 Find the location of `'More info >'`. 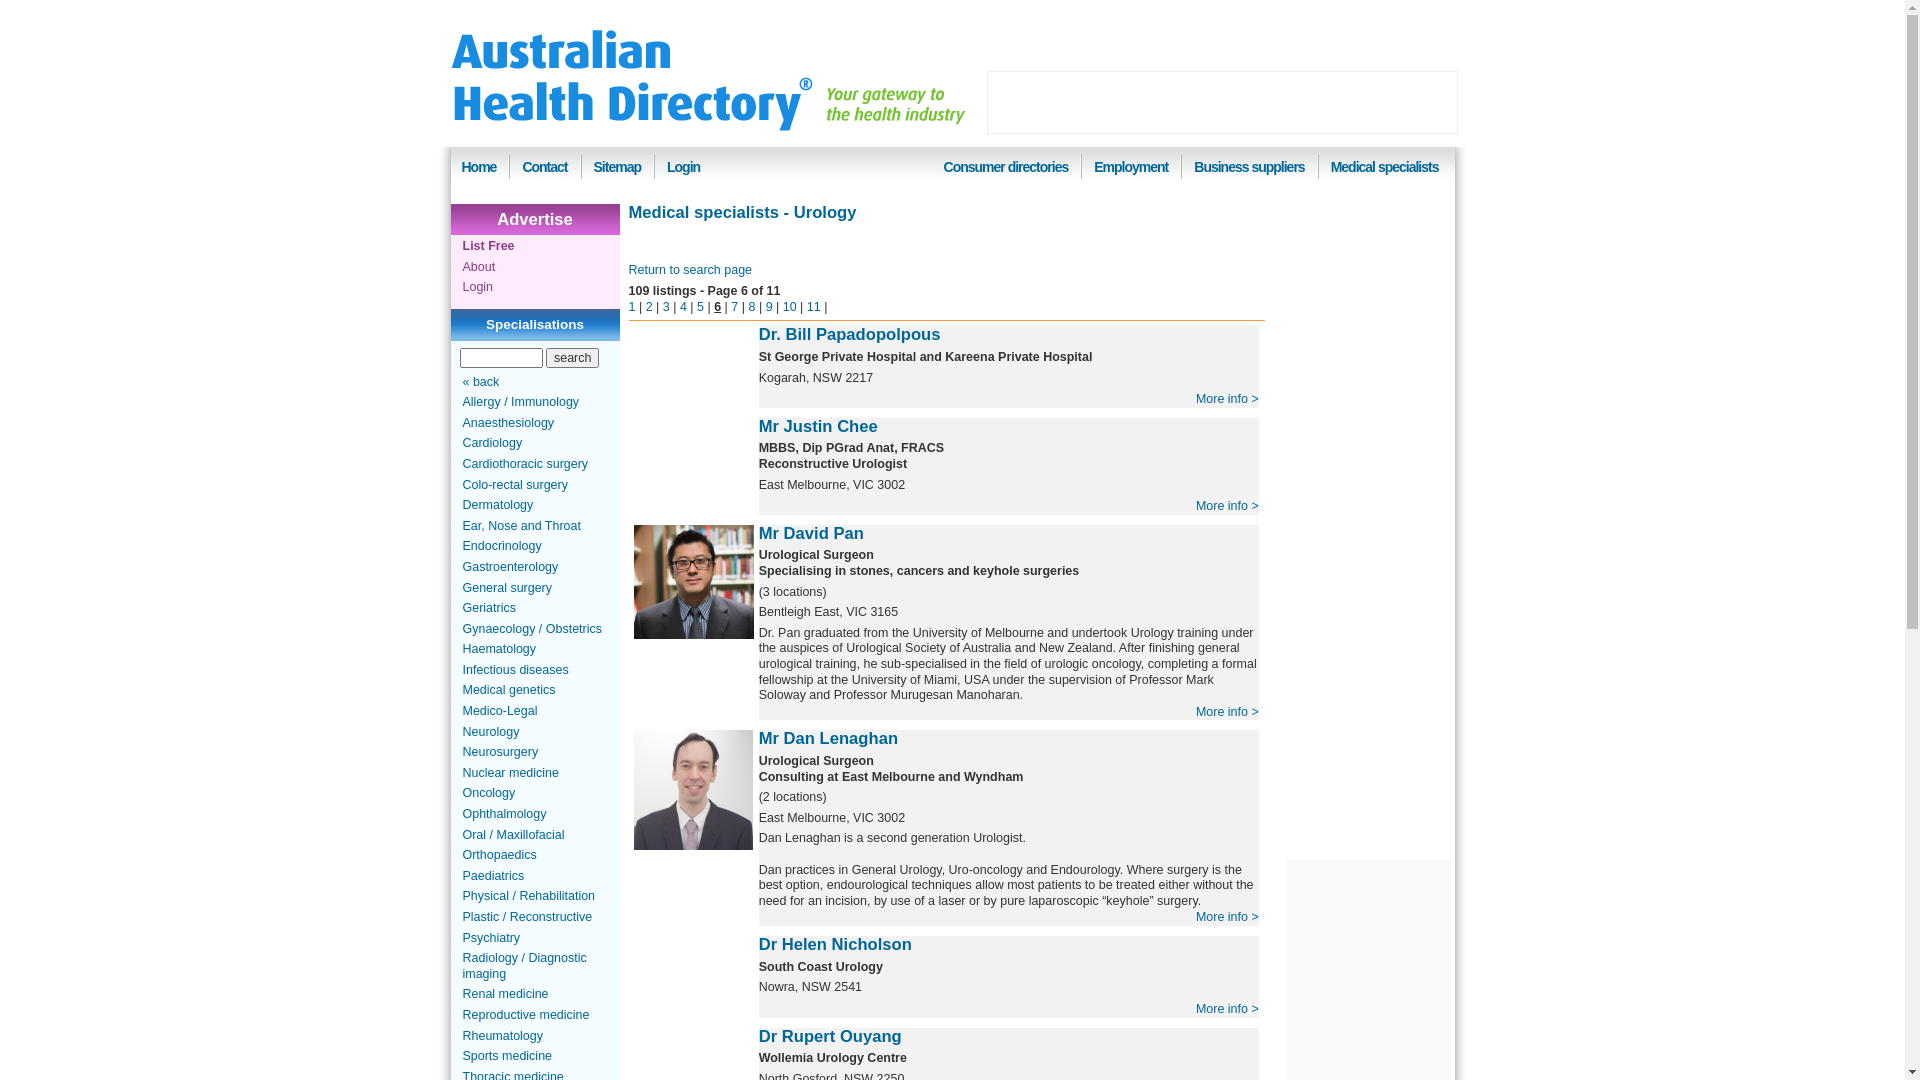

'More info >' is located at coordinates (1195, 917).